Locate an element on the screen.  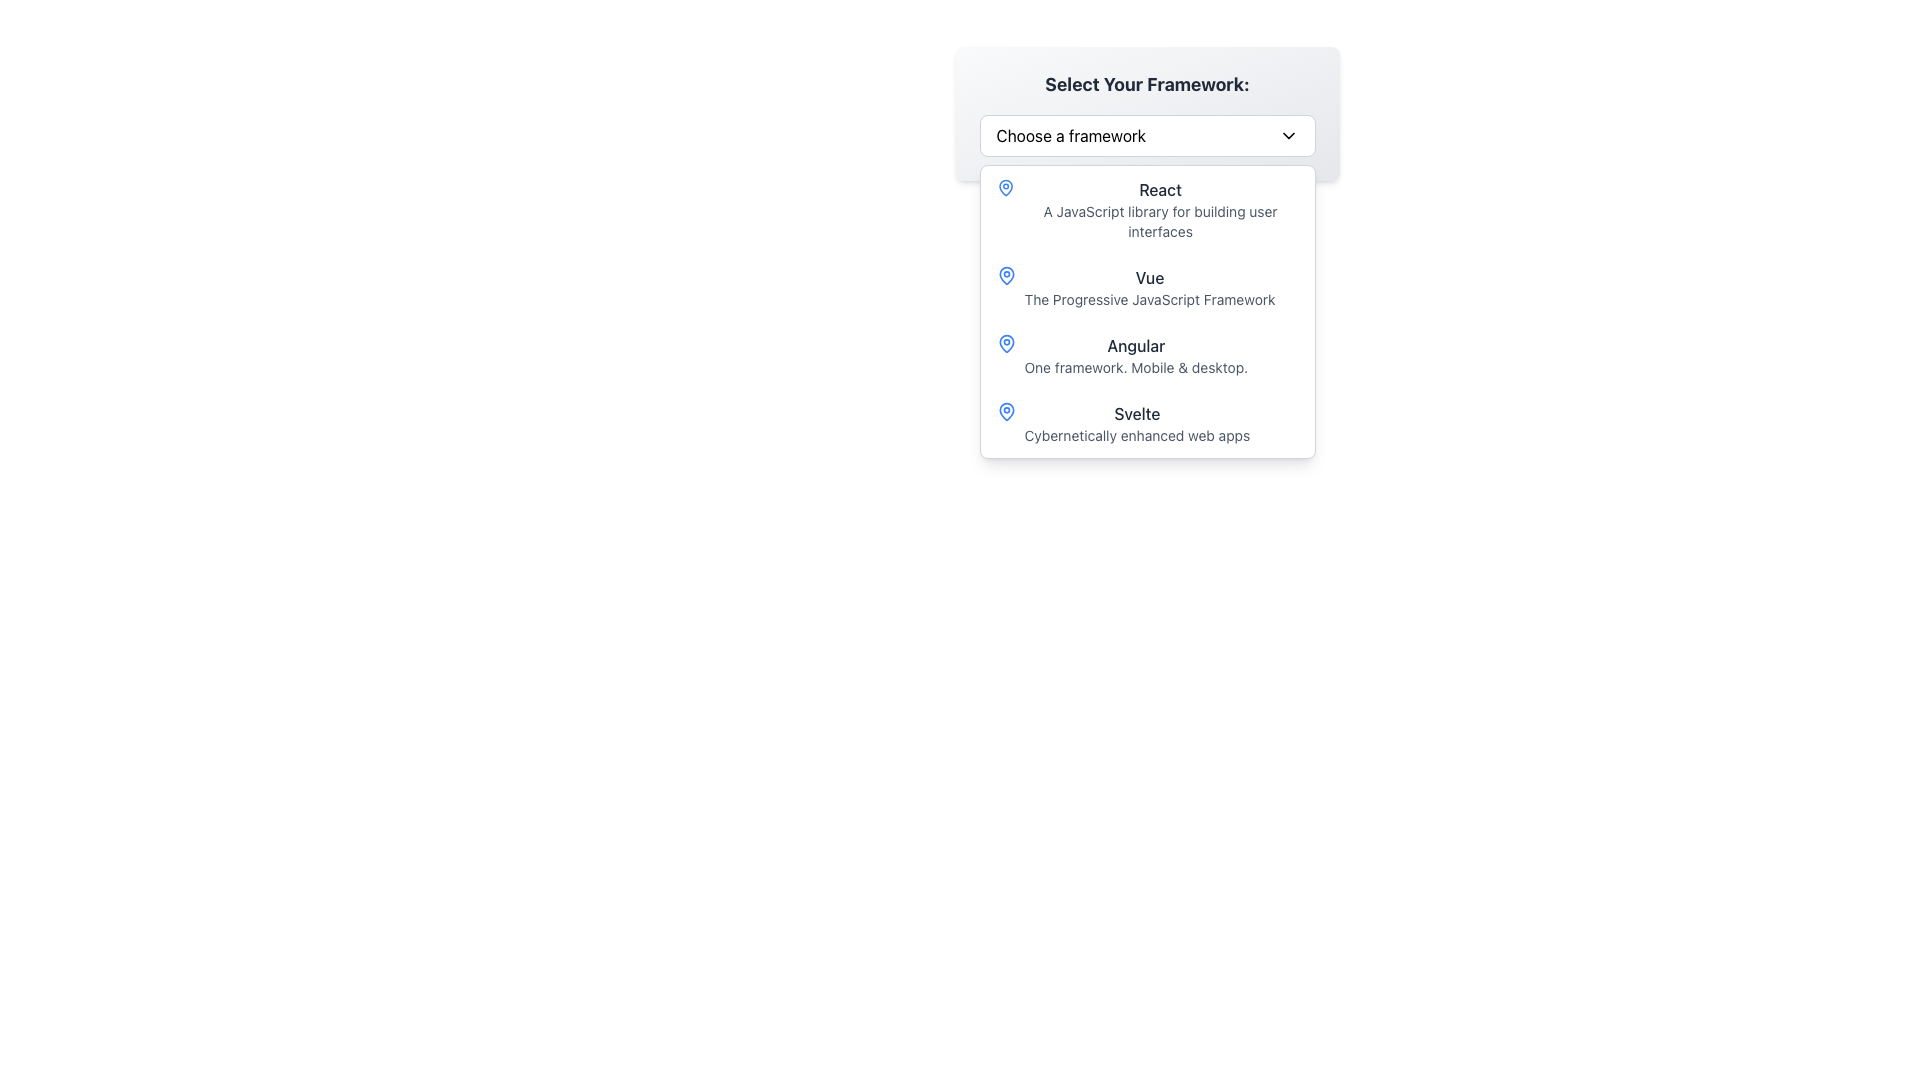
the selectable dropdown item labeled 'React' with a description 'A JavaScript library for building user interfaces' is located at coordinates (1147, 209).